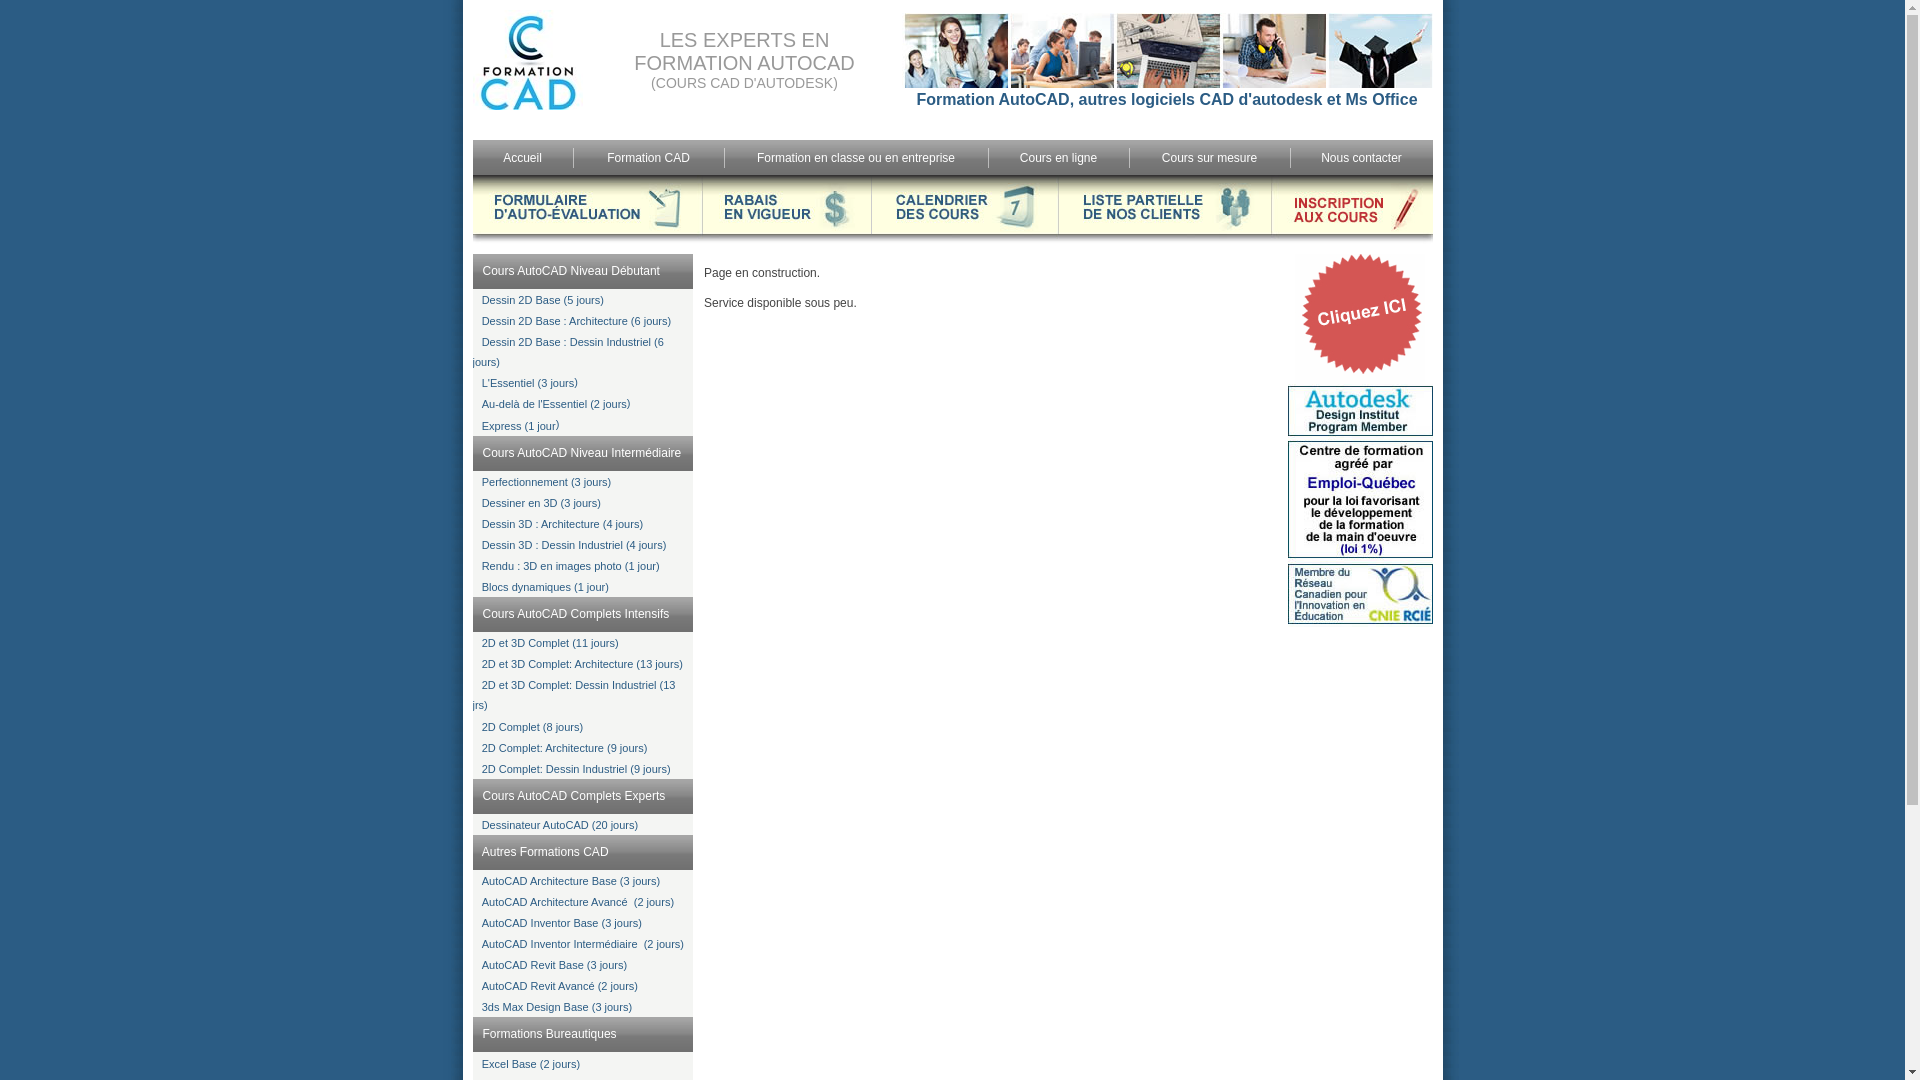 The width and height of the screenshot is (1920, 1080). Describe the element at coordinates (572, 693) in the screenshot. I see `'2D et 3D Complet: Dessin Industriel (13 jrs)'` at that location.